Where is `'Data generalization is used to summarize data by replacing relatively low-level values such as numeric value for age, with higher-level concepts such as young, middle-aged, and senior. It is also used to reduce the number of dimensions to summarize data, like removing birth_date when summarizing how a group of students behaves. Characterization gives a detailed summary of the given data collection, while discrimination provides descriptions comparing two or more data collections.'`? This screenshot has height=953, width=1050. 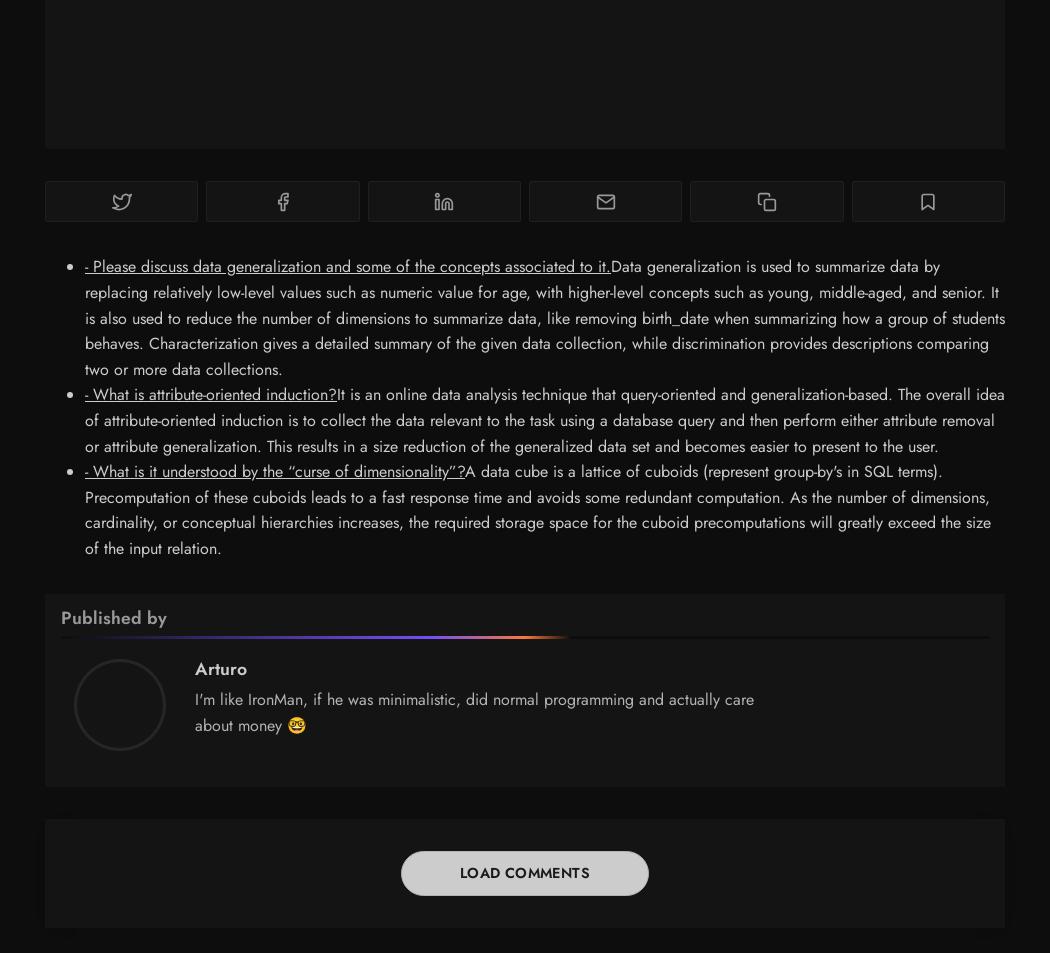
'Data generalization is used to summarize data by replacing relatively low-level values such as numeric value for age, with higher-level concepts such as young, middle-aged, and senior. It is also used to reduce the number of dimensions to summarize data, like removing birth_date when summarizing how a group of students behaves. Characterization gives a detailed summary of the given data collection, while discrimination provides descriptions comparing two or more data collections.' is located at coordinates (544, 316).